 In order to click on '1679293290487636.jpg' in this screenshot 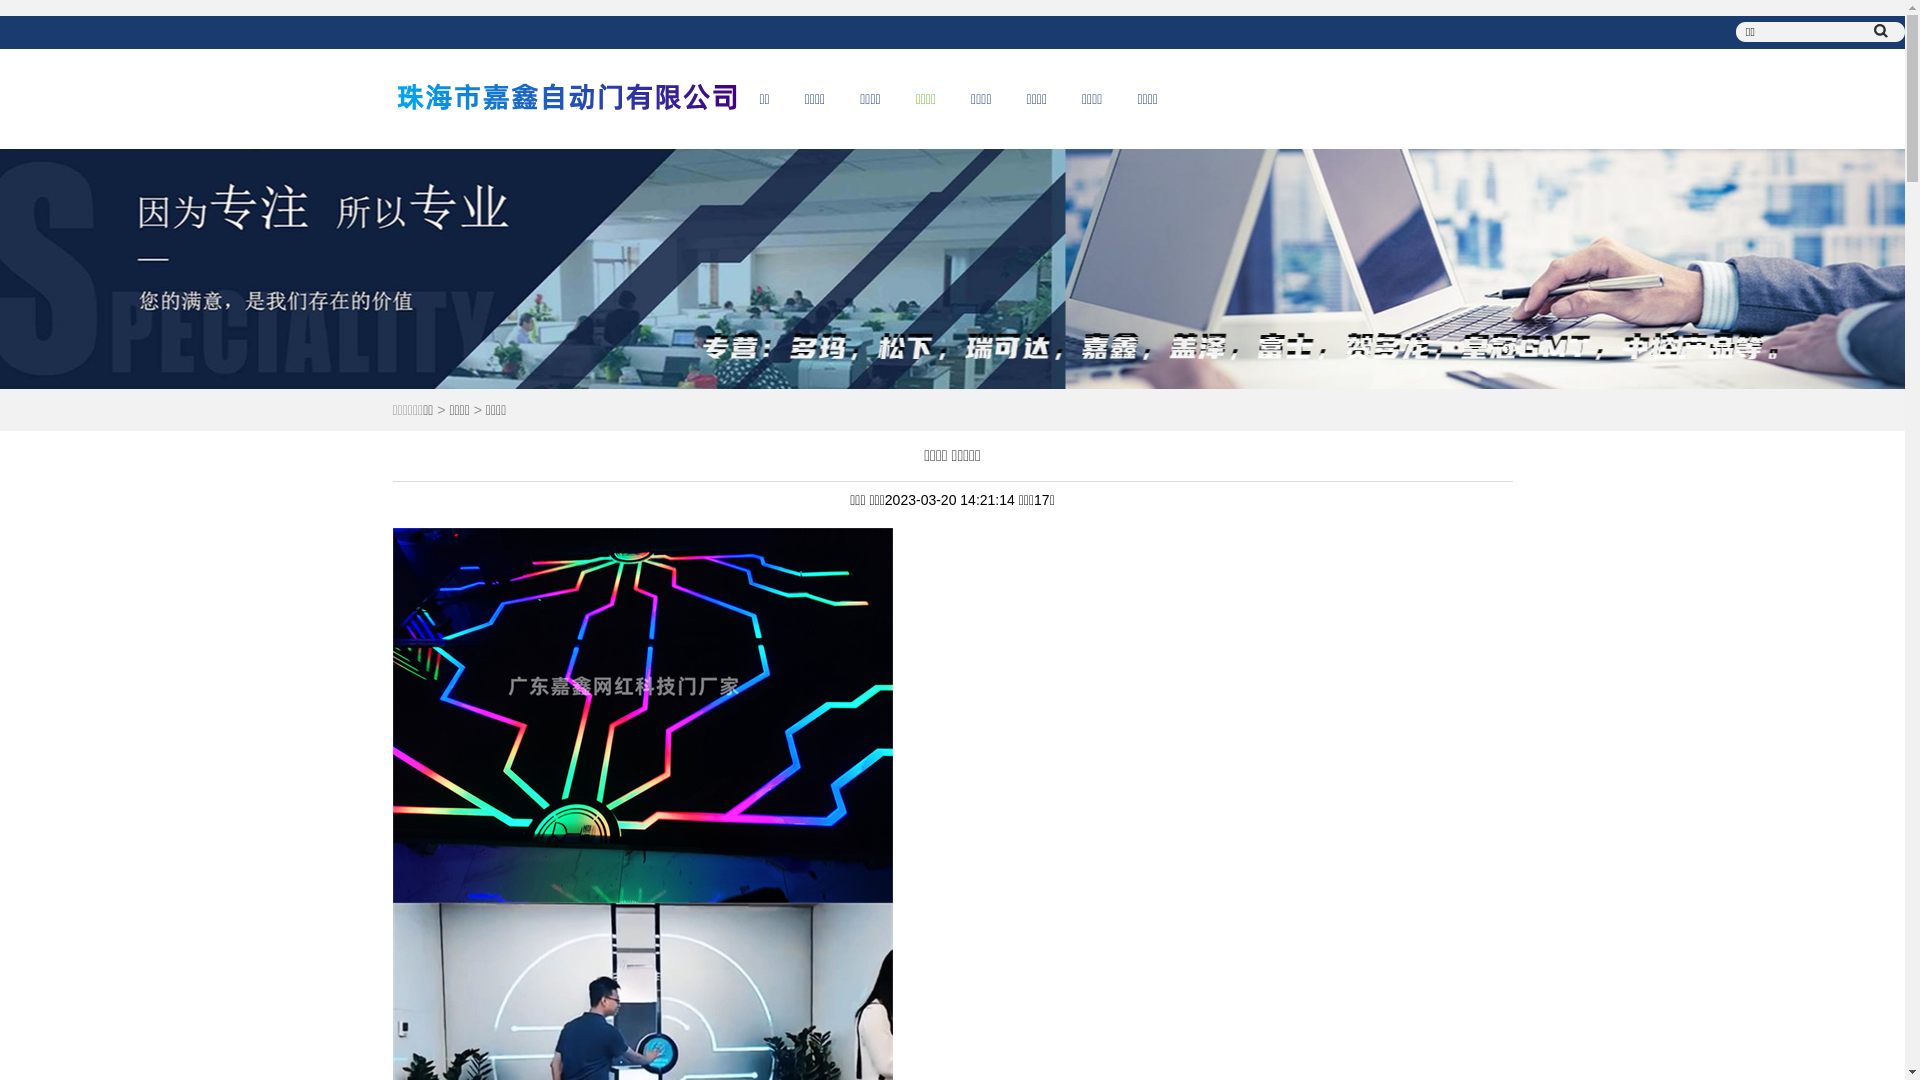, I will do `click(642, 714)`.